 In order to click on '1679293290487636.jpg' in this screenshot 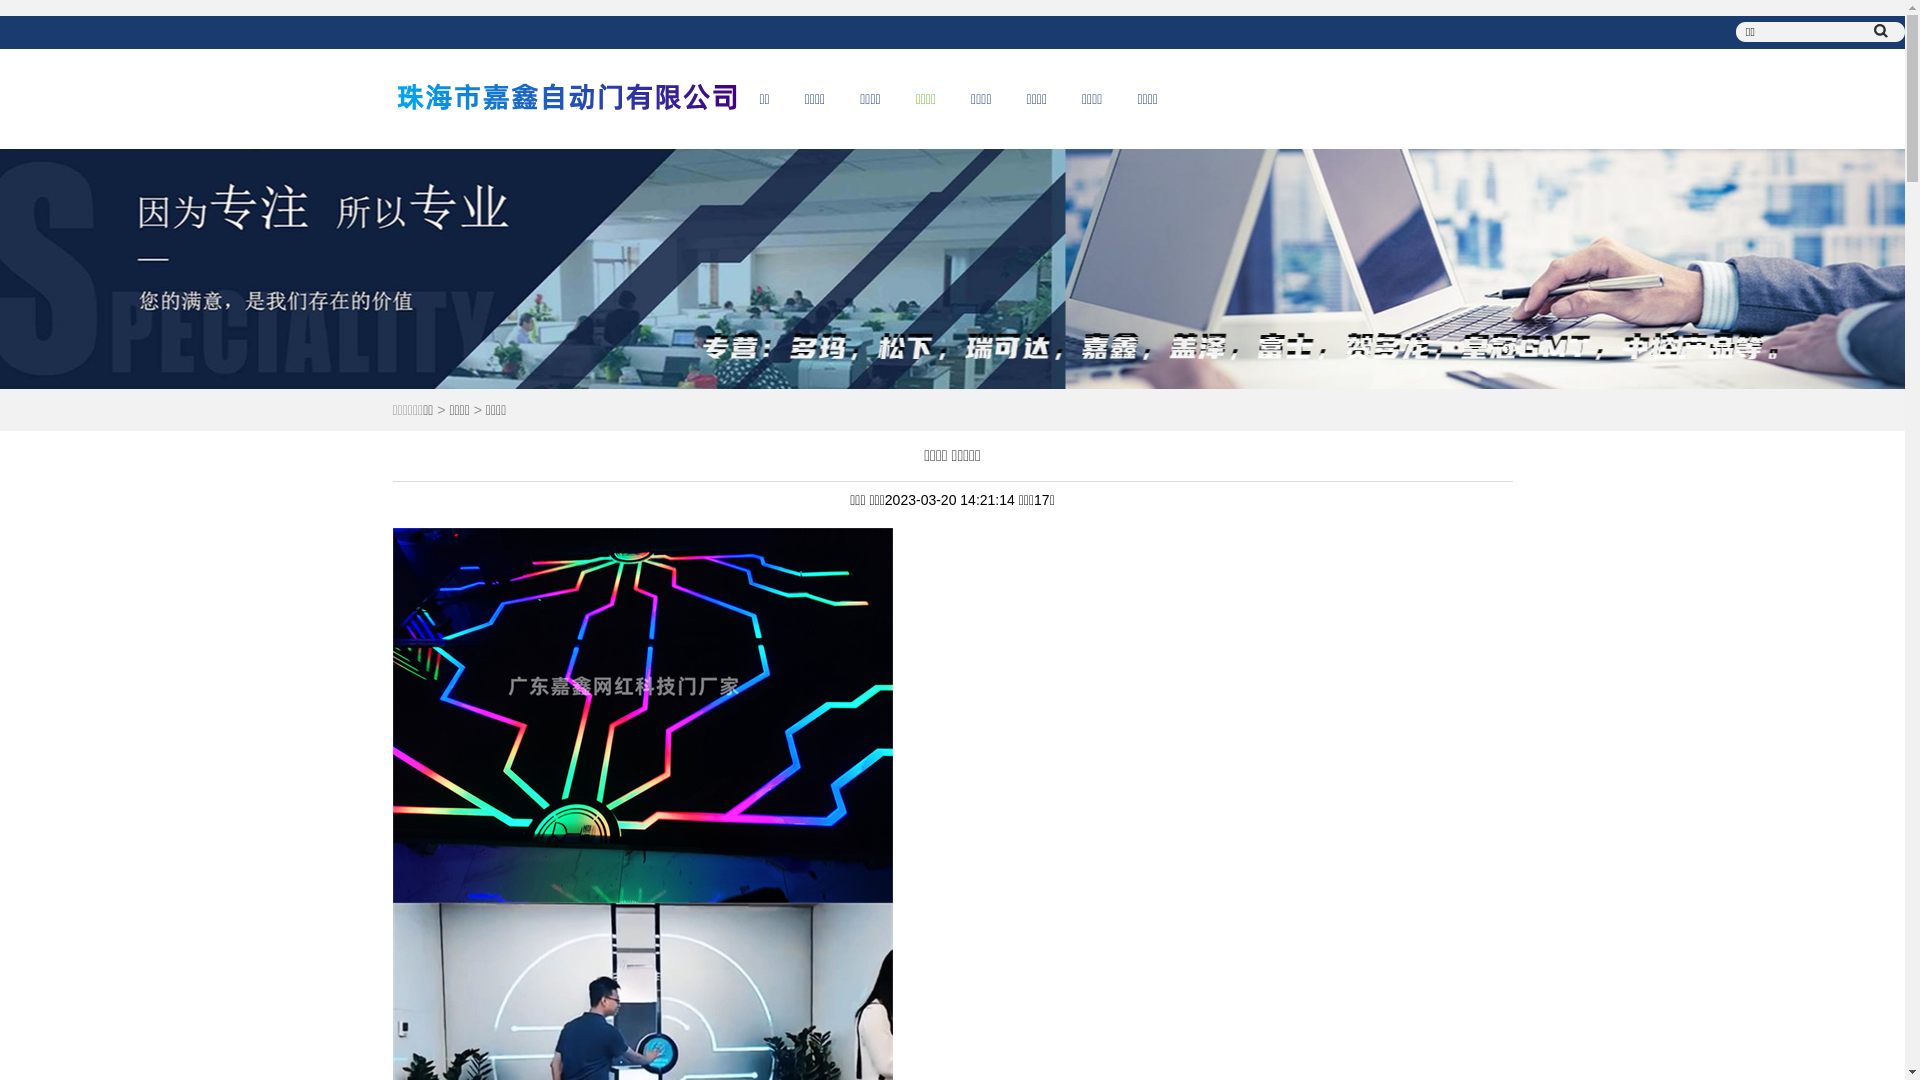, I will do `click(642, 714)`.